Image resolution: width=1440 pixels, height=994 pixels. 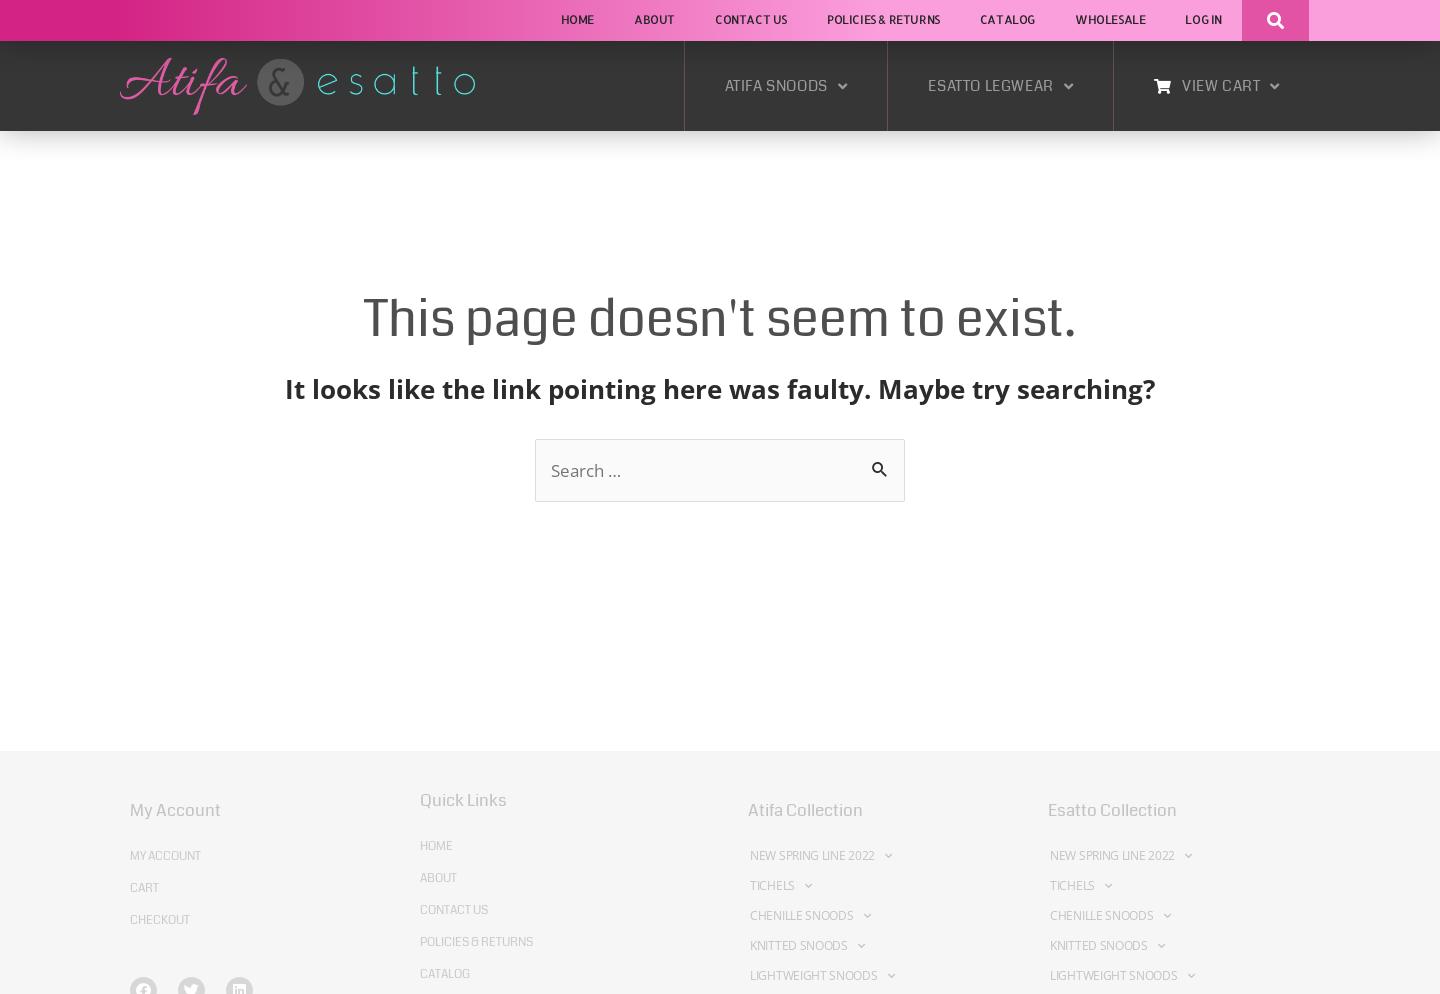 What do you see at coordinates (669, 329) in the screenshot?
I see `'BEANIES & HATS'` at bounding box center [669, 329].